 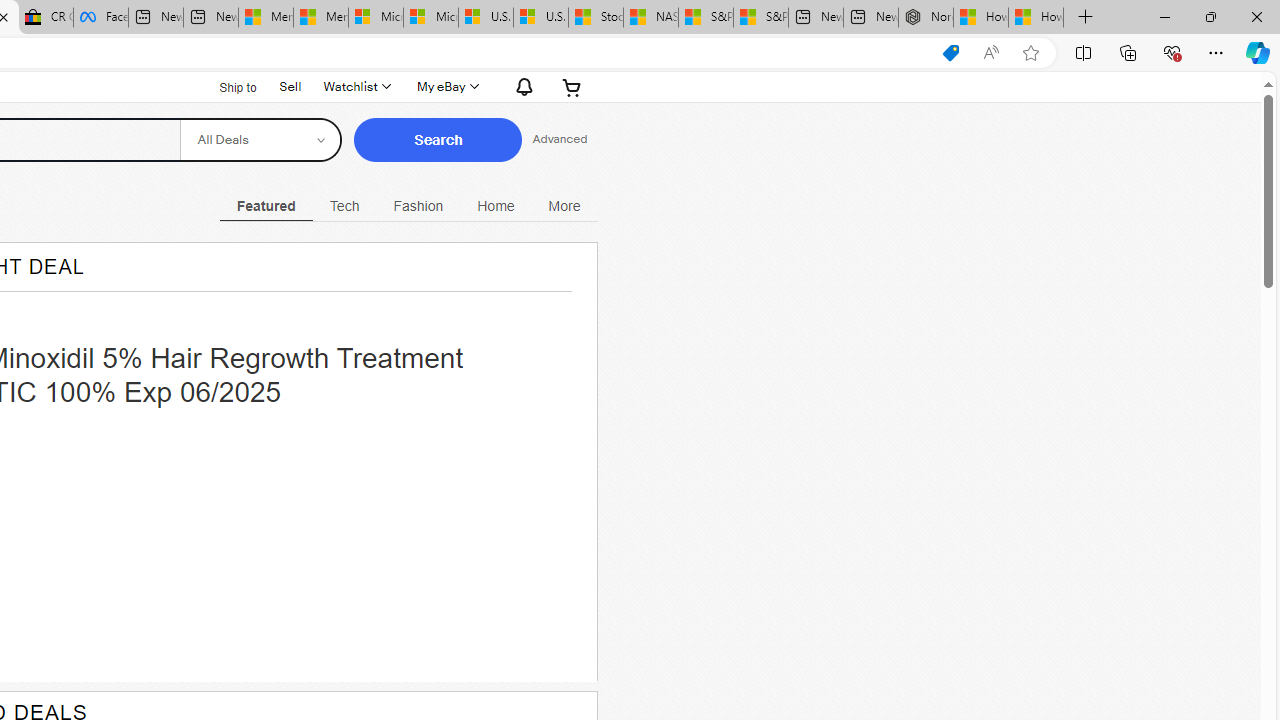 I want to click on 'Read aloud this page (Ctrl+Shift+U)', so click(x=991, y=52).